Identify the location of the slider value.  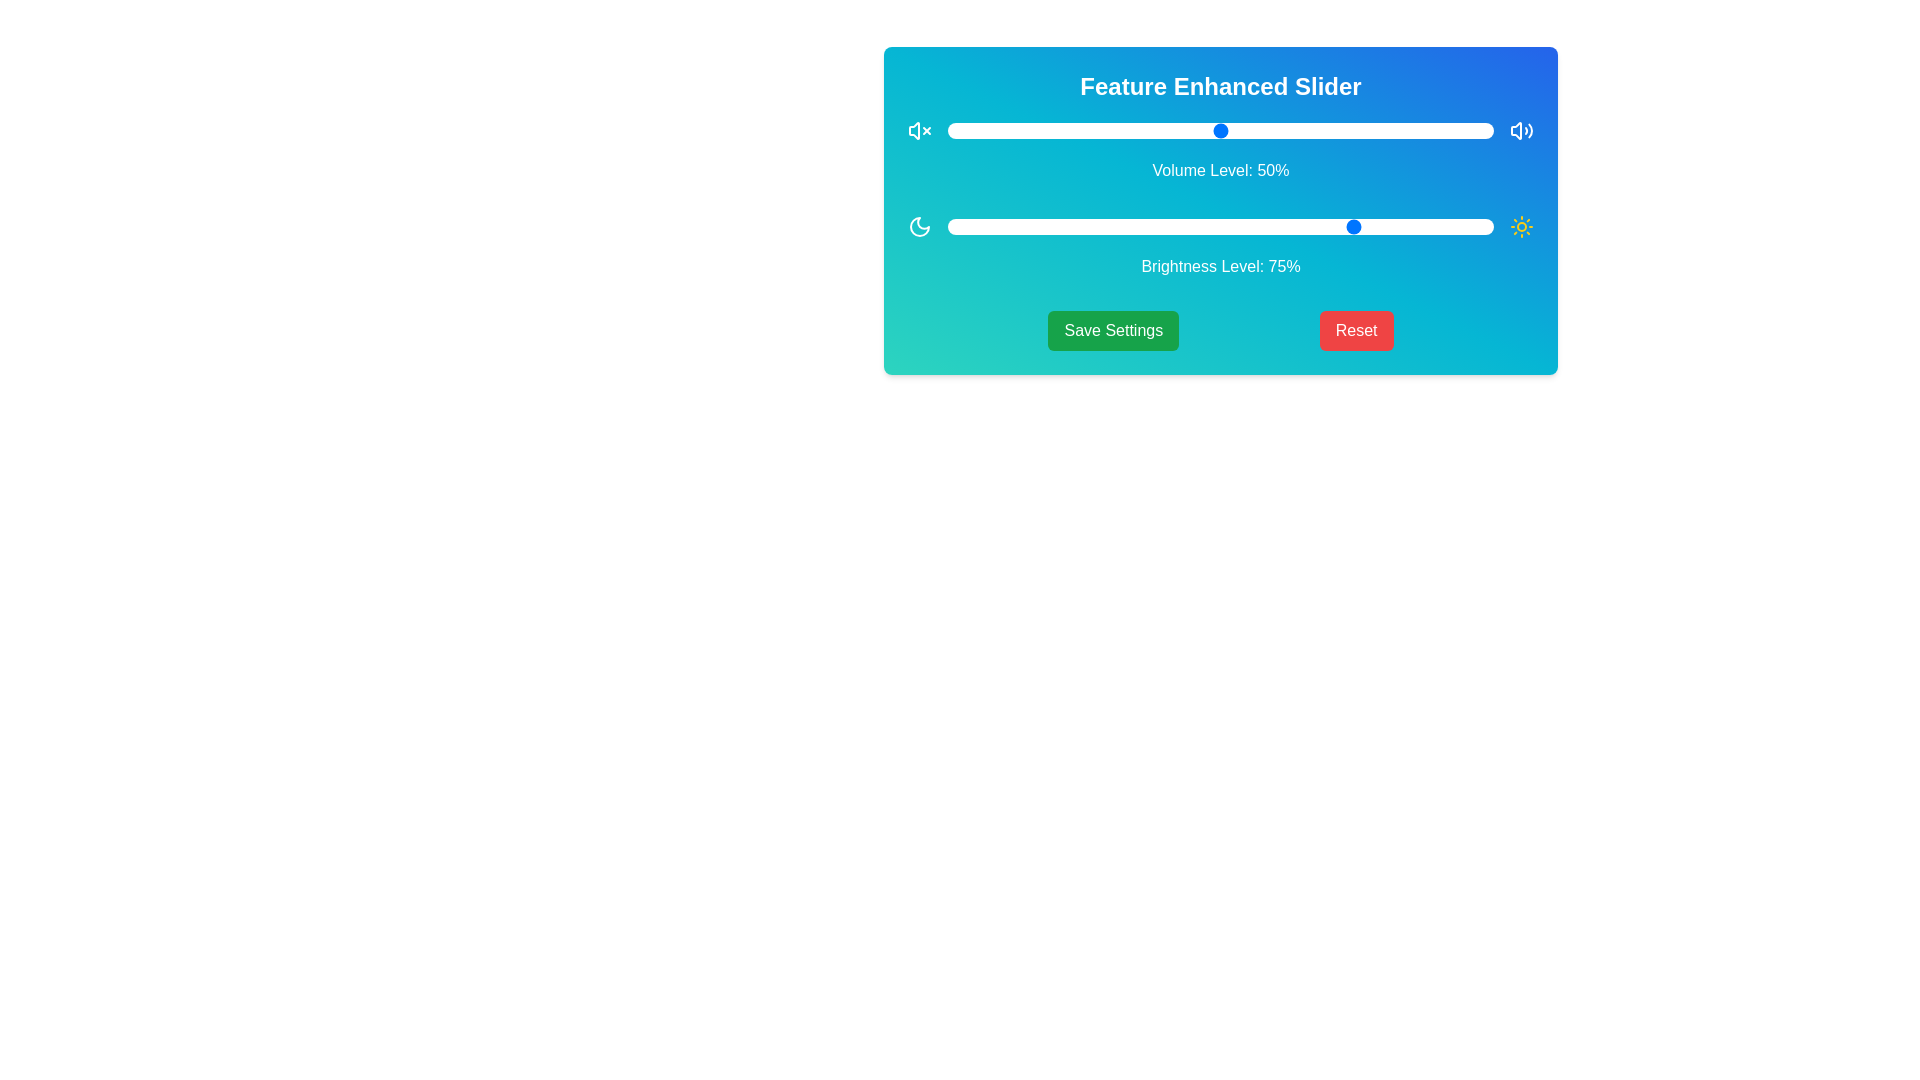
(1352, 131).